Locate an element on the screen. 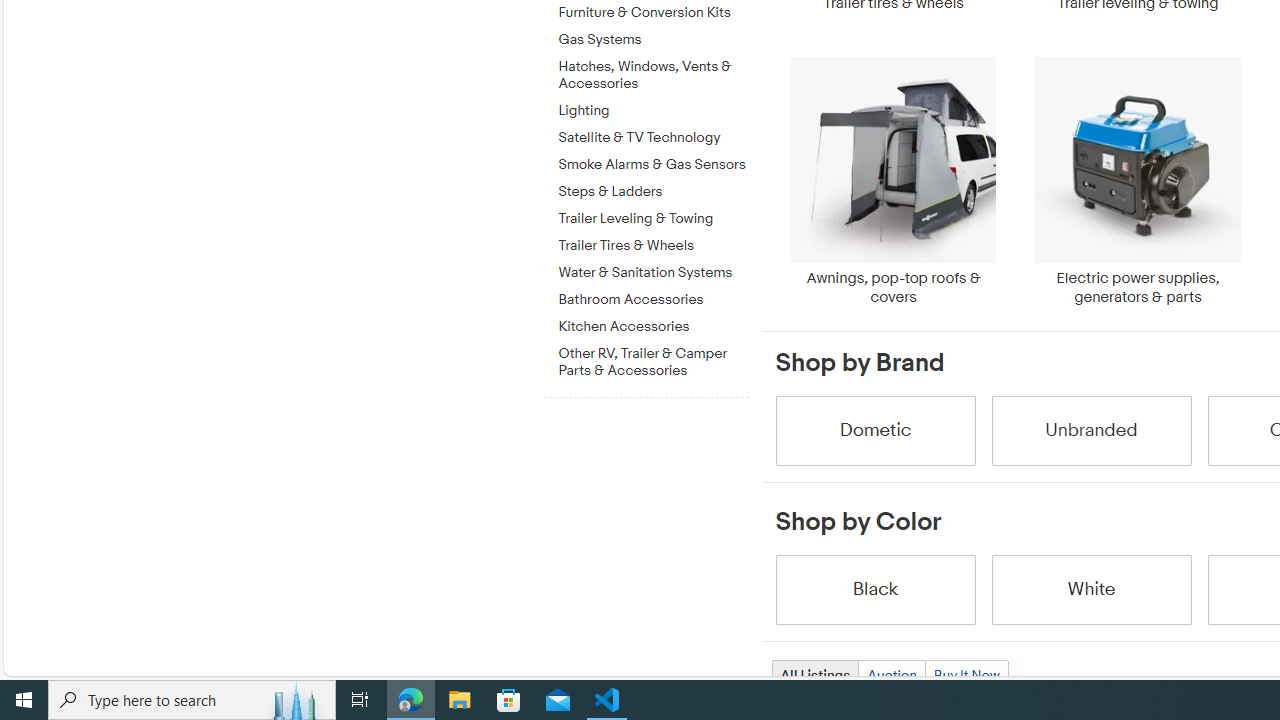 The width and height of the screenshot is (1280, 720). 'Awnings, pop-top roofs & covers' is located at coordinates (892, 181).